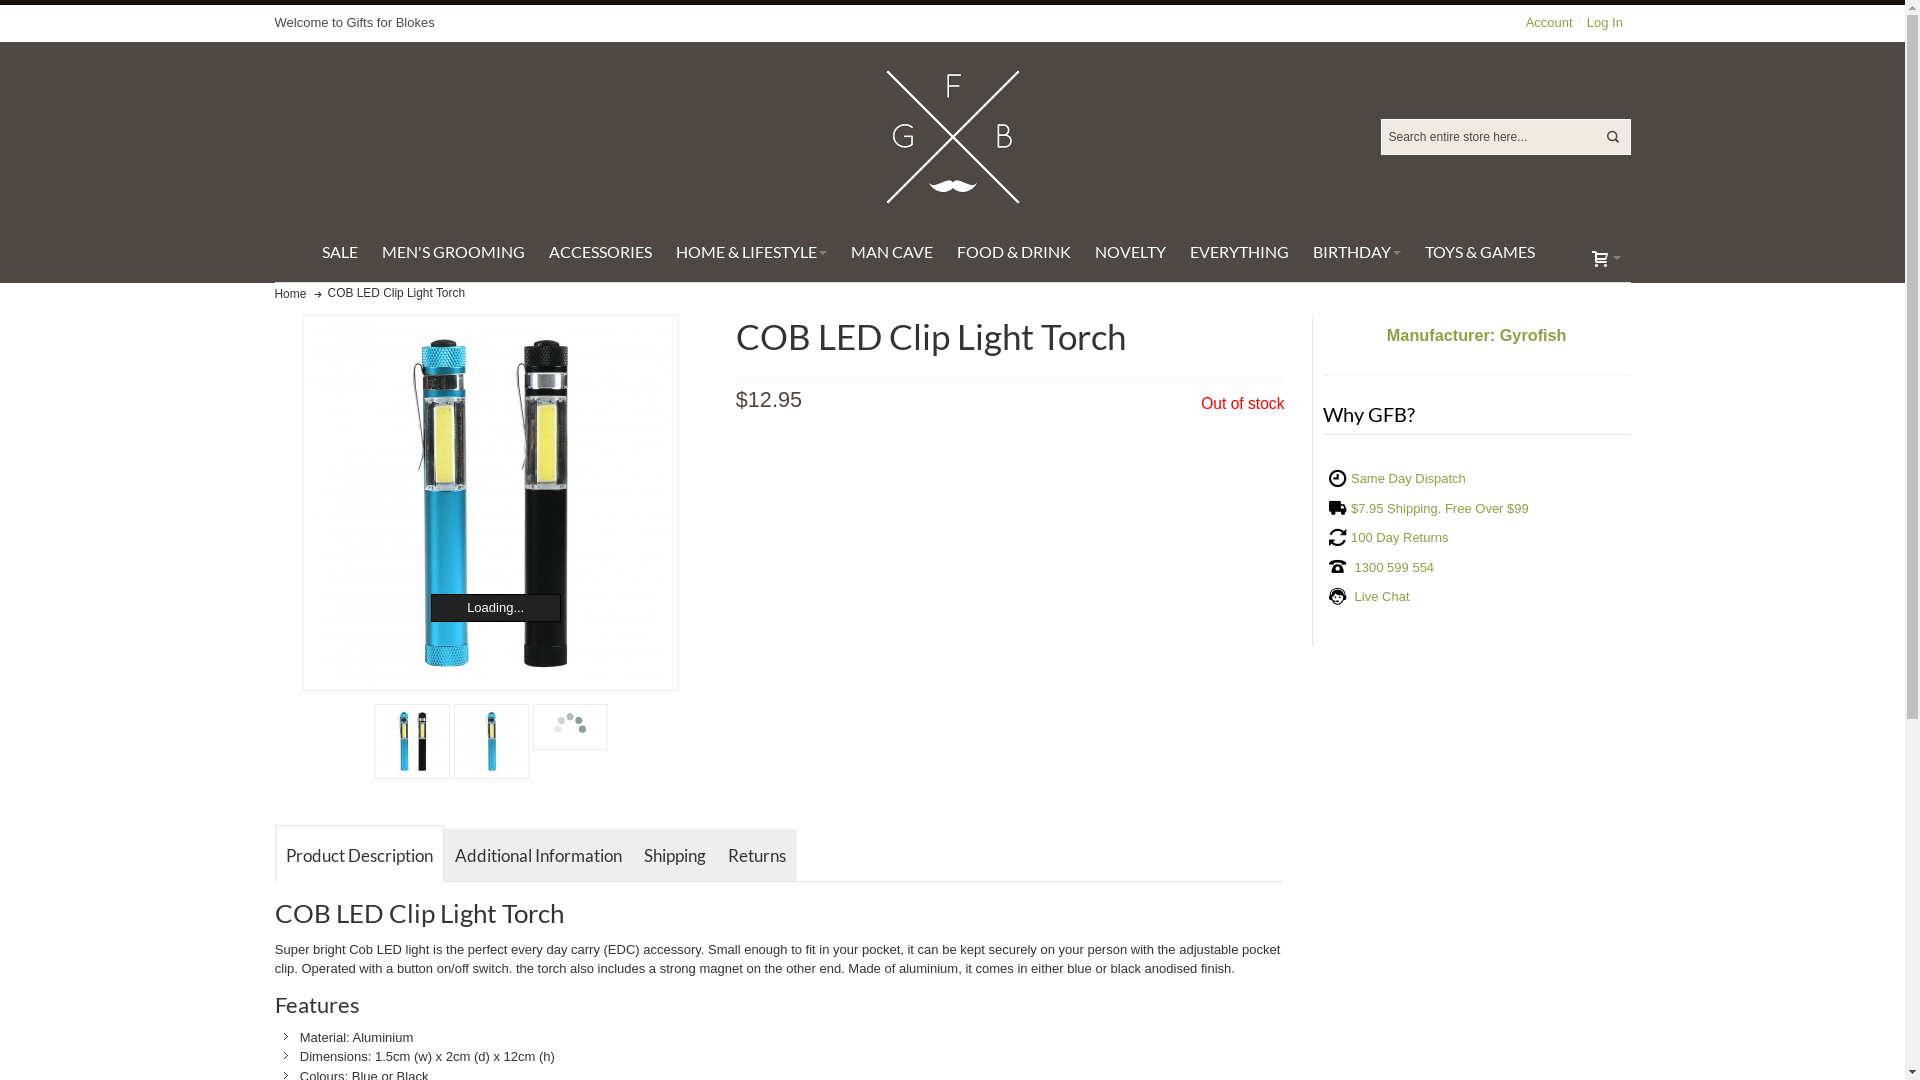  Describe the element at coordinates (675, 854) in the screenshot. I see `'Shipping'` at that location.